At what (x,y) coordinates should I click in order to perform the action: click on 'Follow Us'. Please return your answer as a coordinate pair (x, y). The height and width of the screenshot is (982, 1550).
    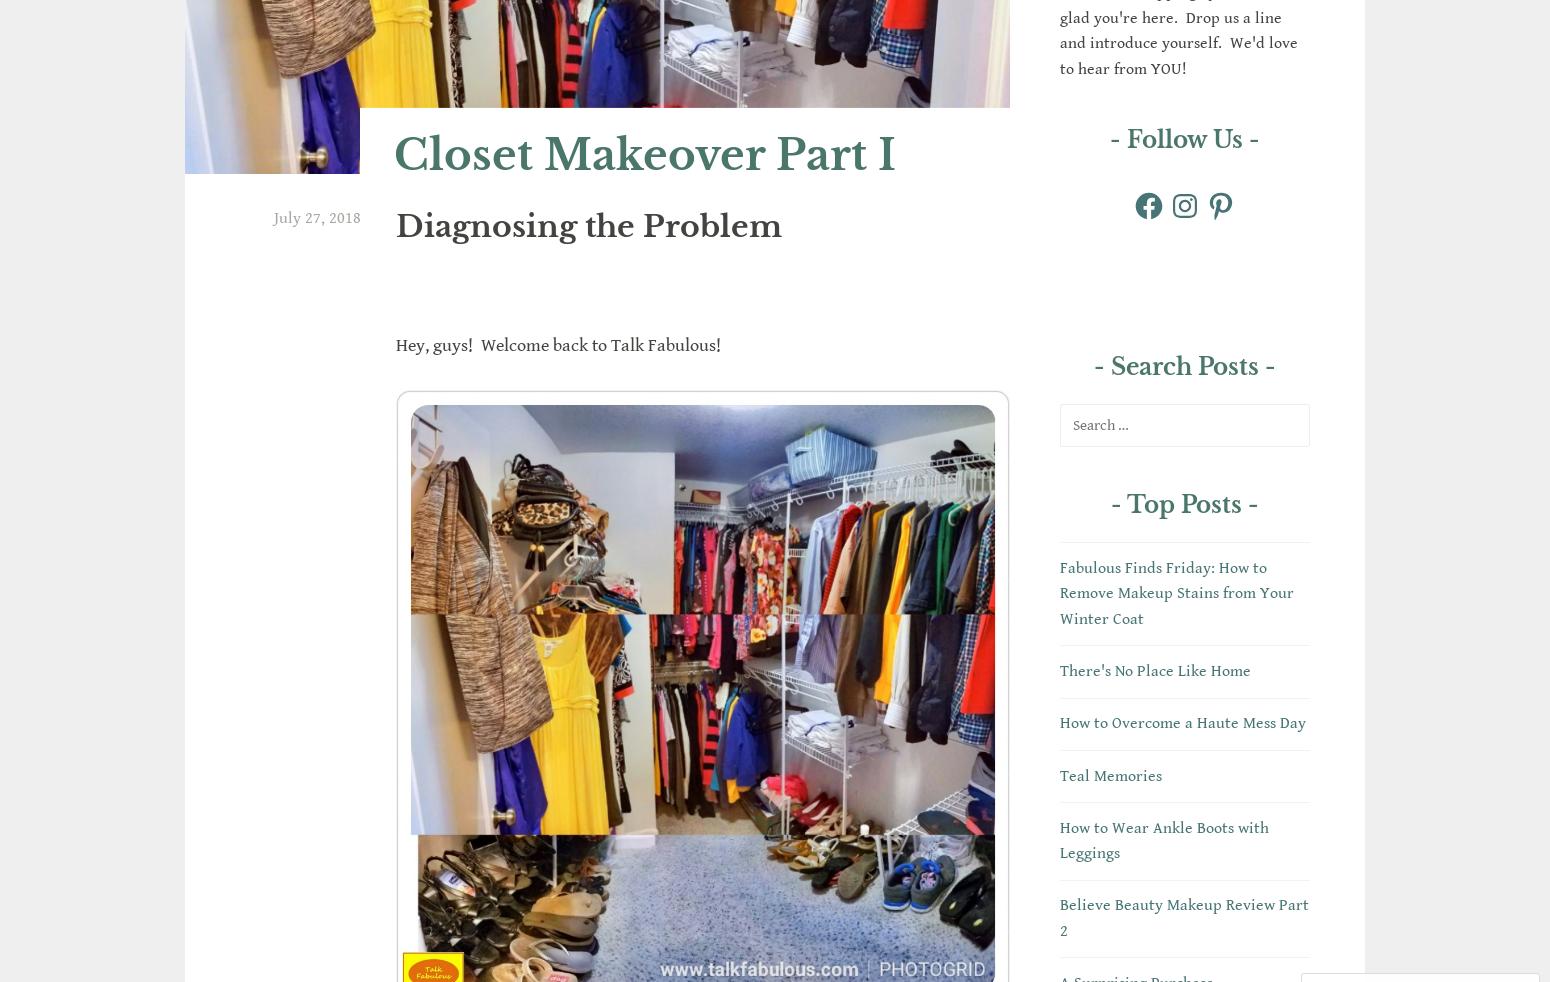
    Looking at the image, I should click on (1184, 137).